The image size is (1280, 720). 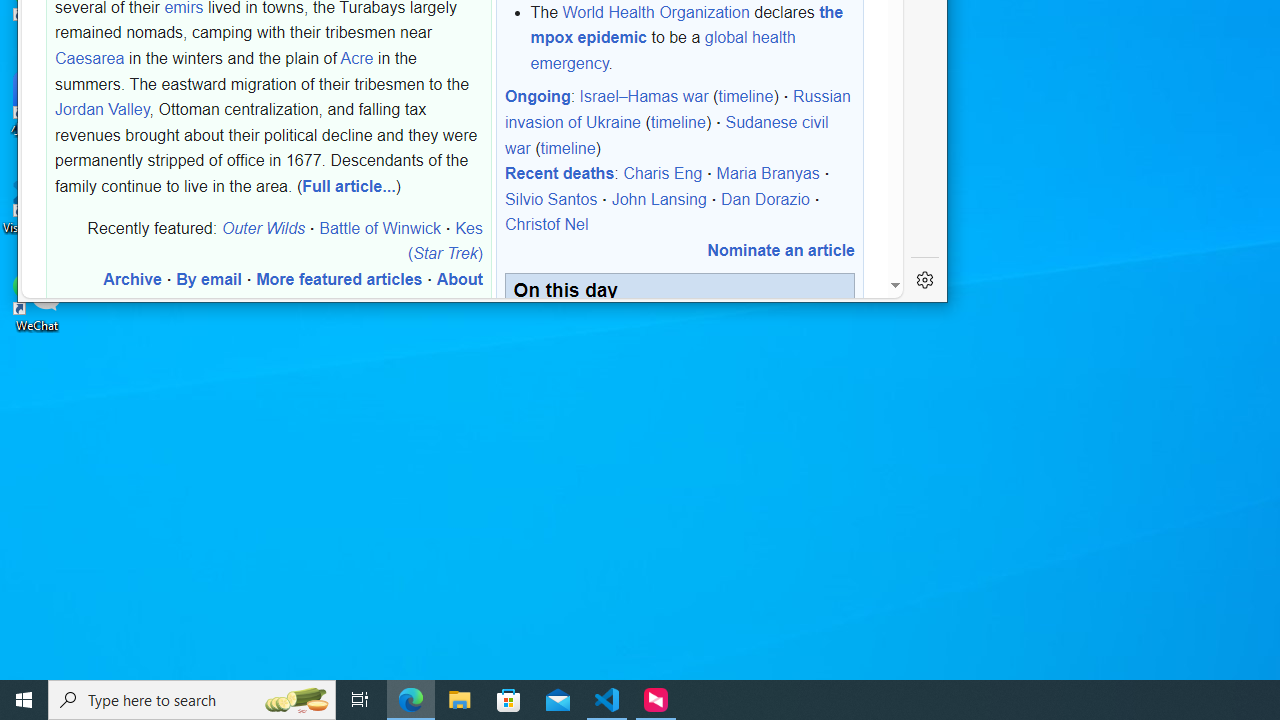 What do you see at coordinates (262, 226) in the screenshot?
I see `'Outer Wilds'` at bounding box center [262, 226].